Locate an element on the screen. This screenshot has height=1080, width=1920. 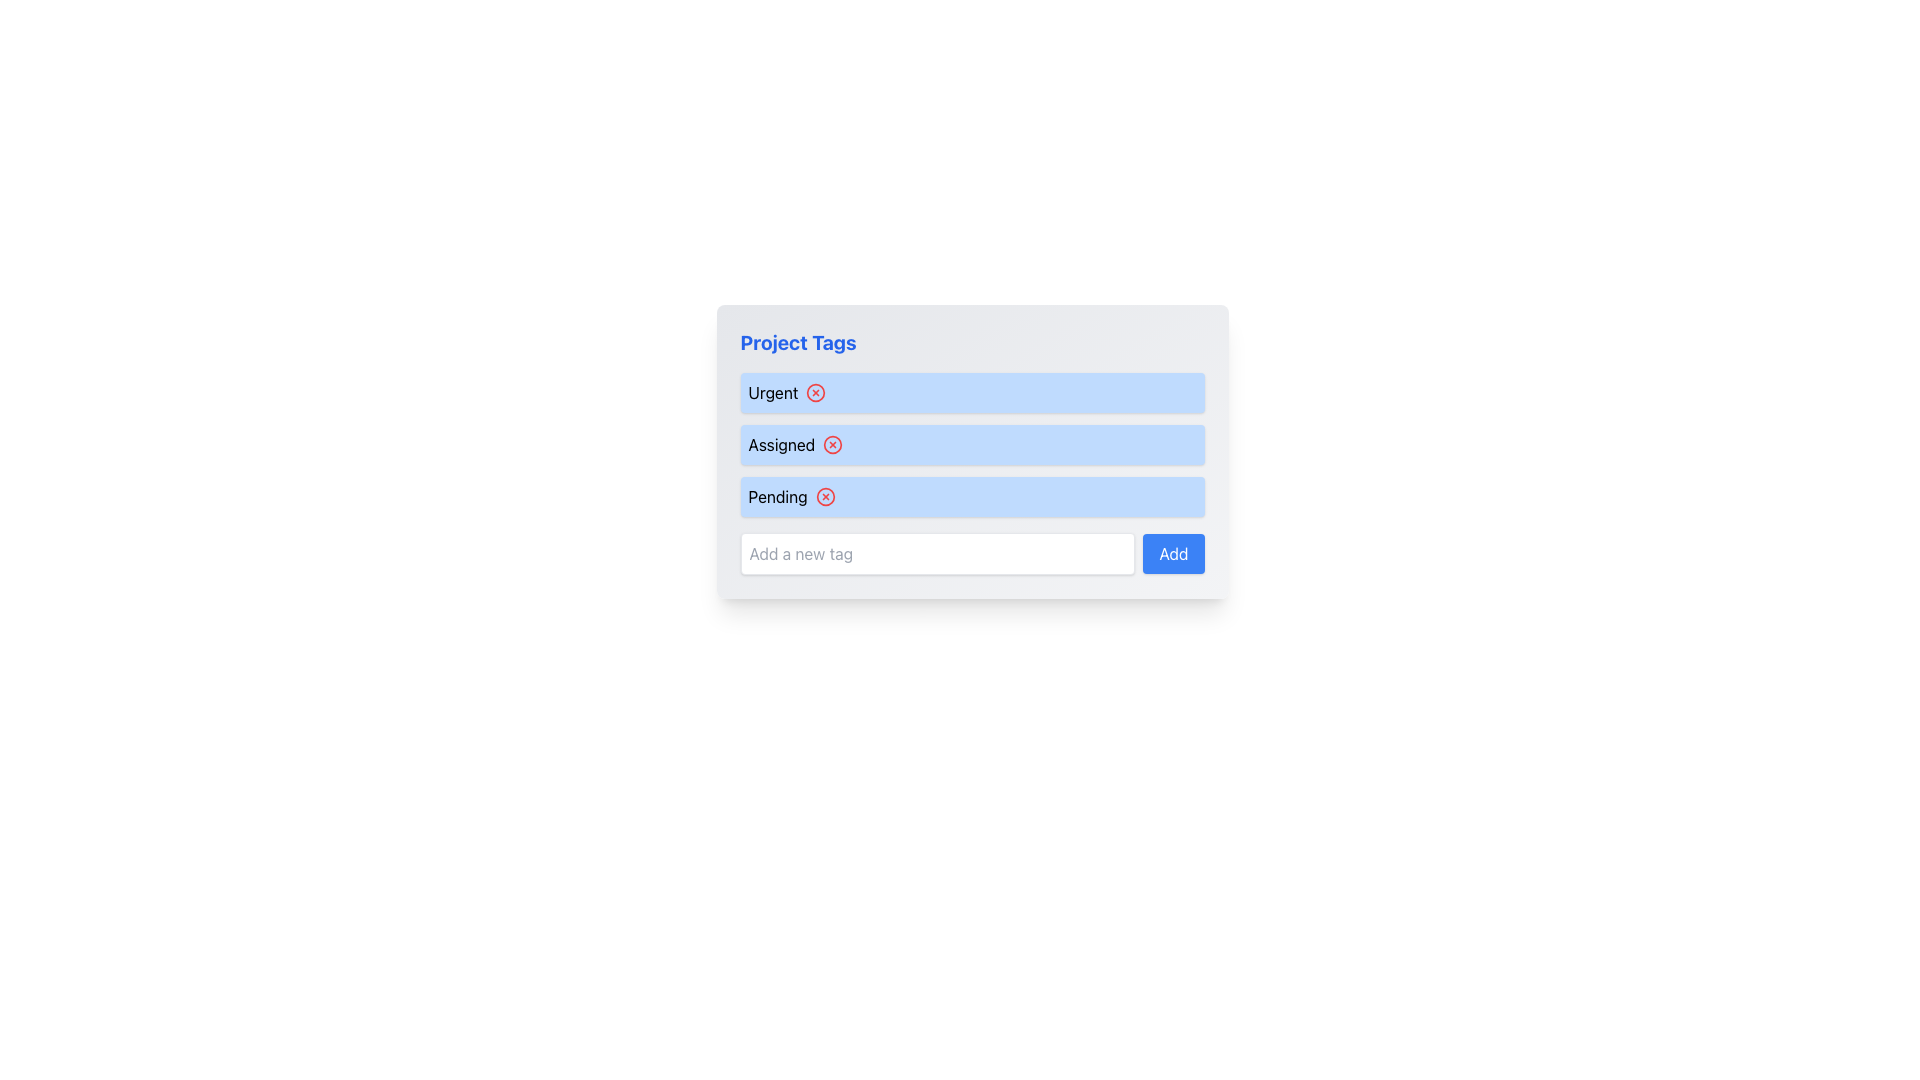
the confirm button for adding a new tag, located to the right of the 'Add a new tag' text input field in the 'Project Tags' section is located at coordinates (1173, 554).